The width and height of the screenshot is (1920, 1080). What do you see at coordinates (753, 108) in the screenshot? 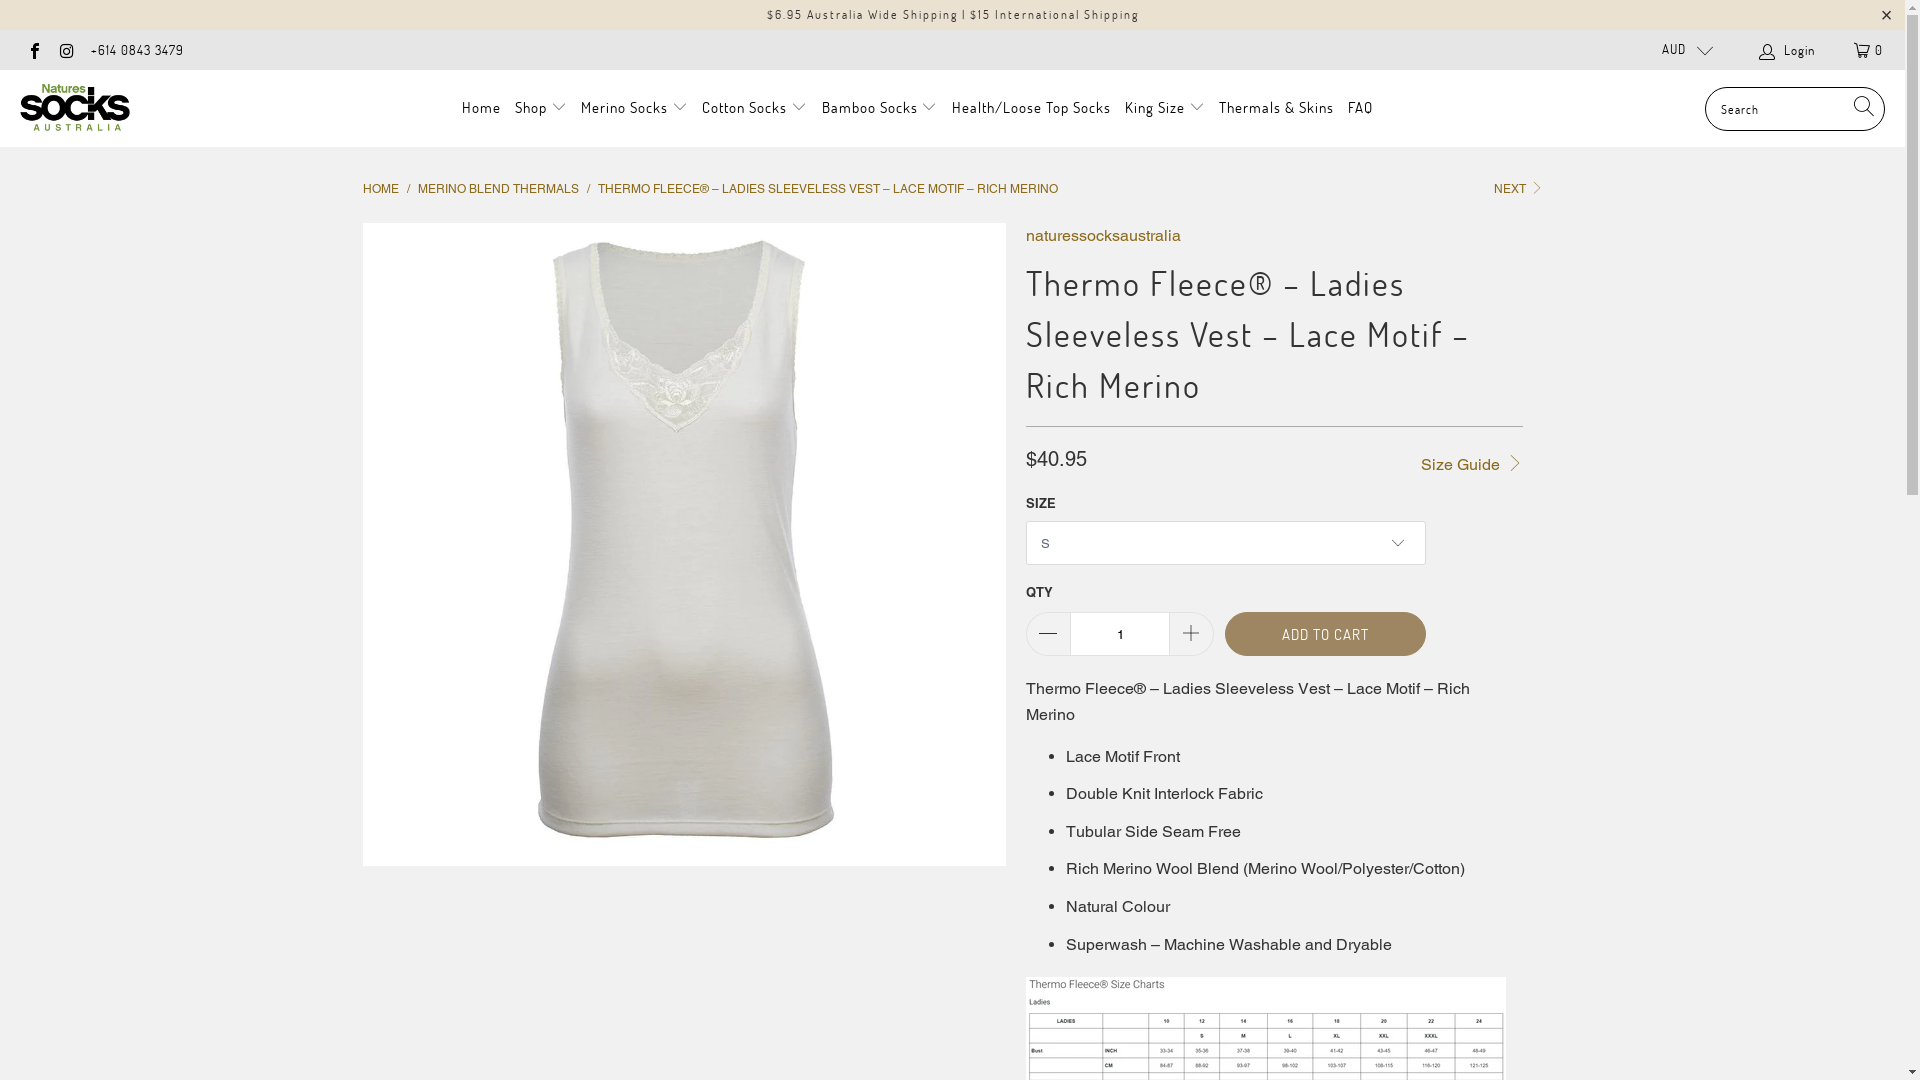
I see `'Cotton Socks'` at bounding box center [753, 108].